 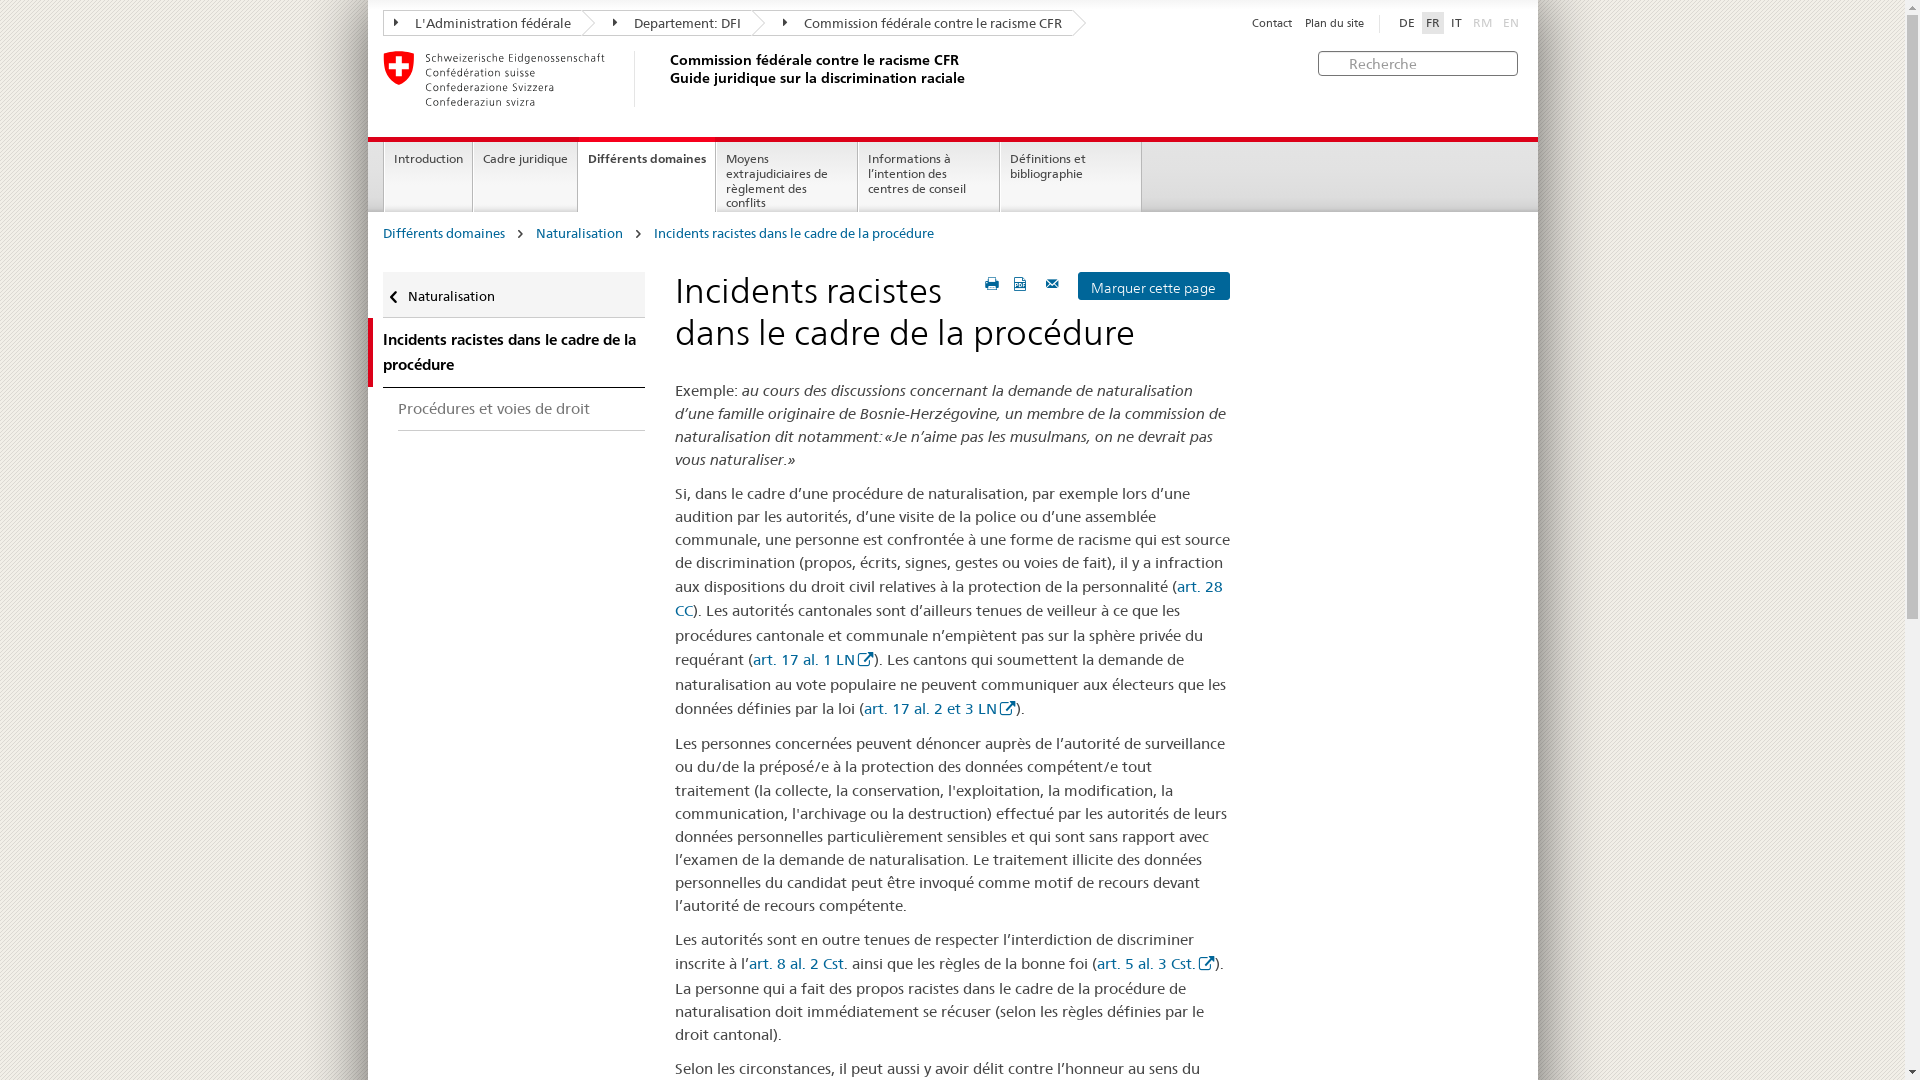 What do you see at coordinates (1271, 23) in the screenshot?
I see `'Contact'` at bounding box center [1271, 23].